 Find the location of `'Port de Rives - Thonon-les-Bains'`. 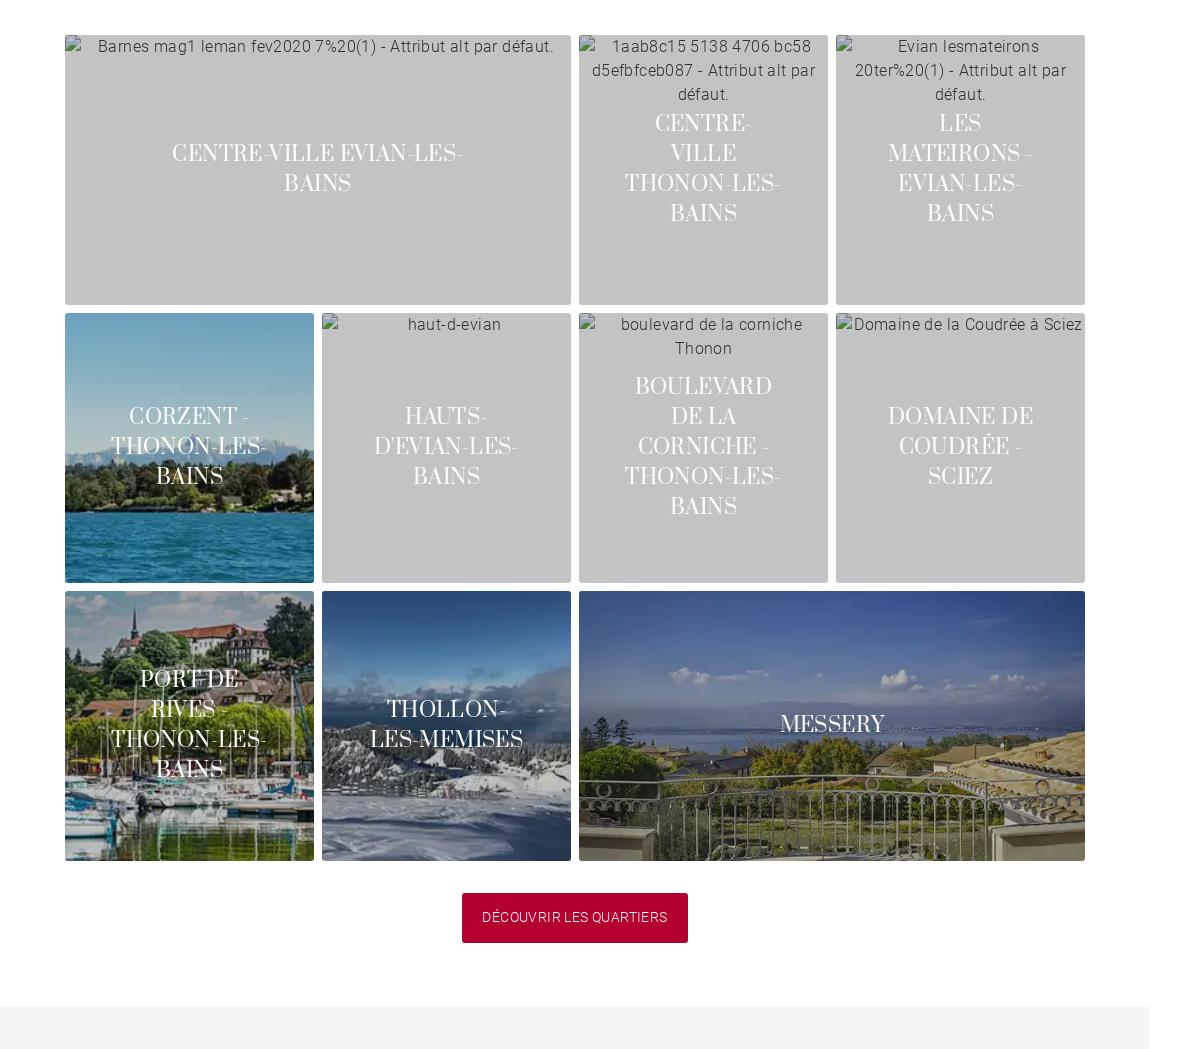

'Port de Rives - Thonon-les-Bains' is located at coordinates (187, 725).